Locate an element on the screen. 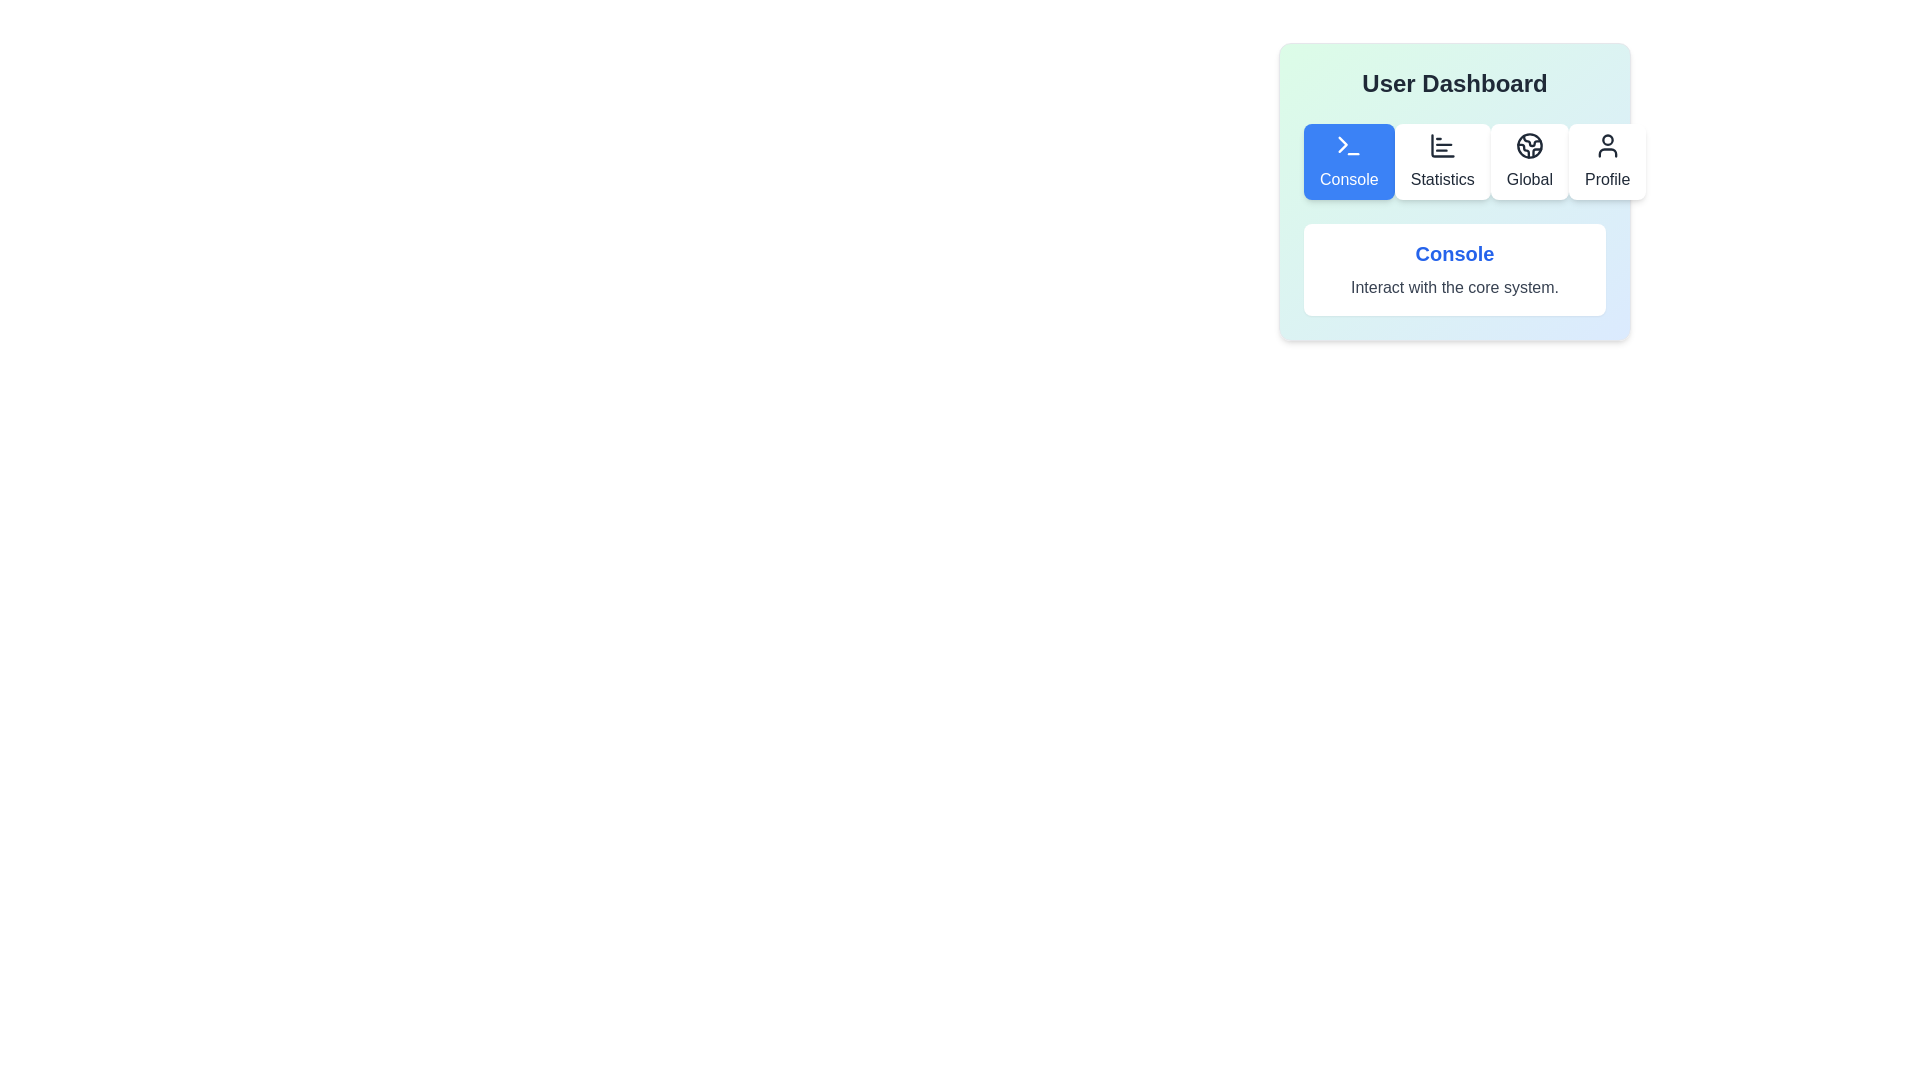  the Global tab is located at coordinates (1528, 161).